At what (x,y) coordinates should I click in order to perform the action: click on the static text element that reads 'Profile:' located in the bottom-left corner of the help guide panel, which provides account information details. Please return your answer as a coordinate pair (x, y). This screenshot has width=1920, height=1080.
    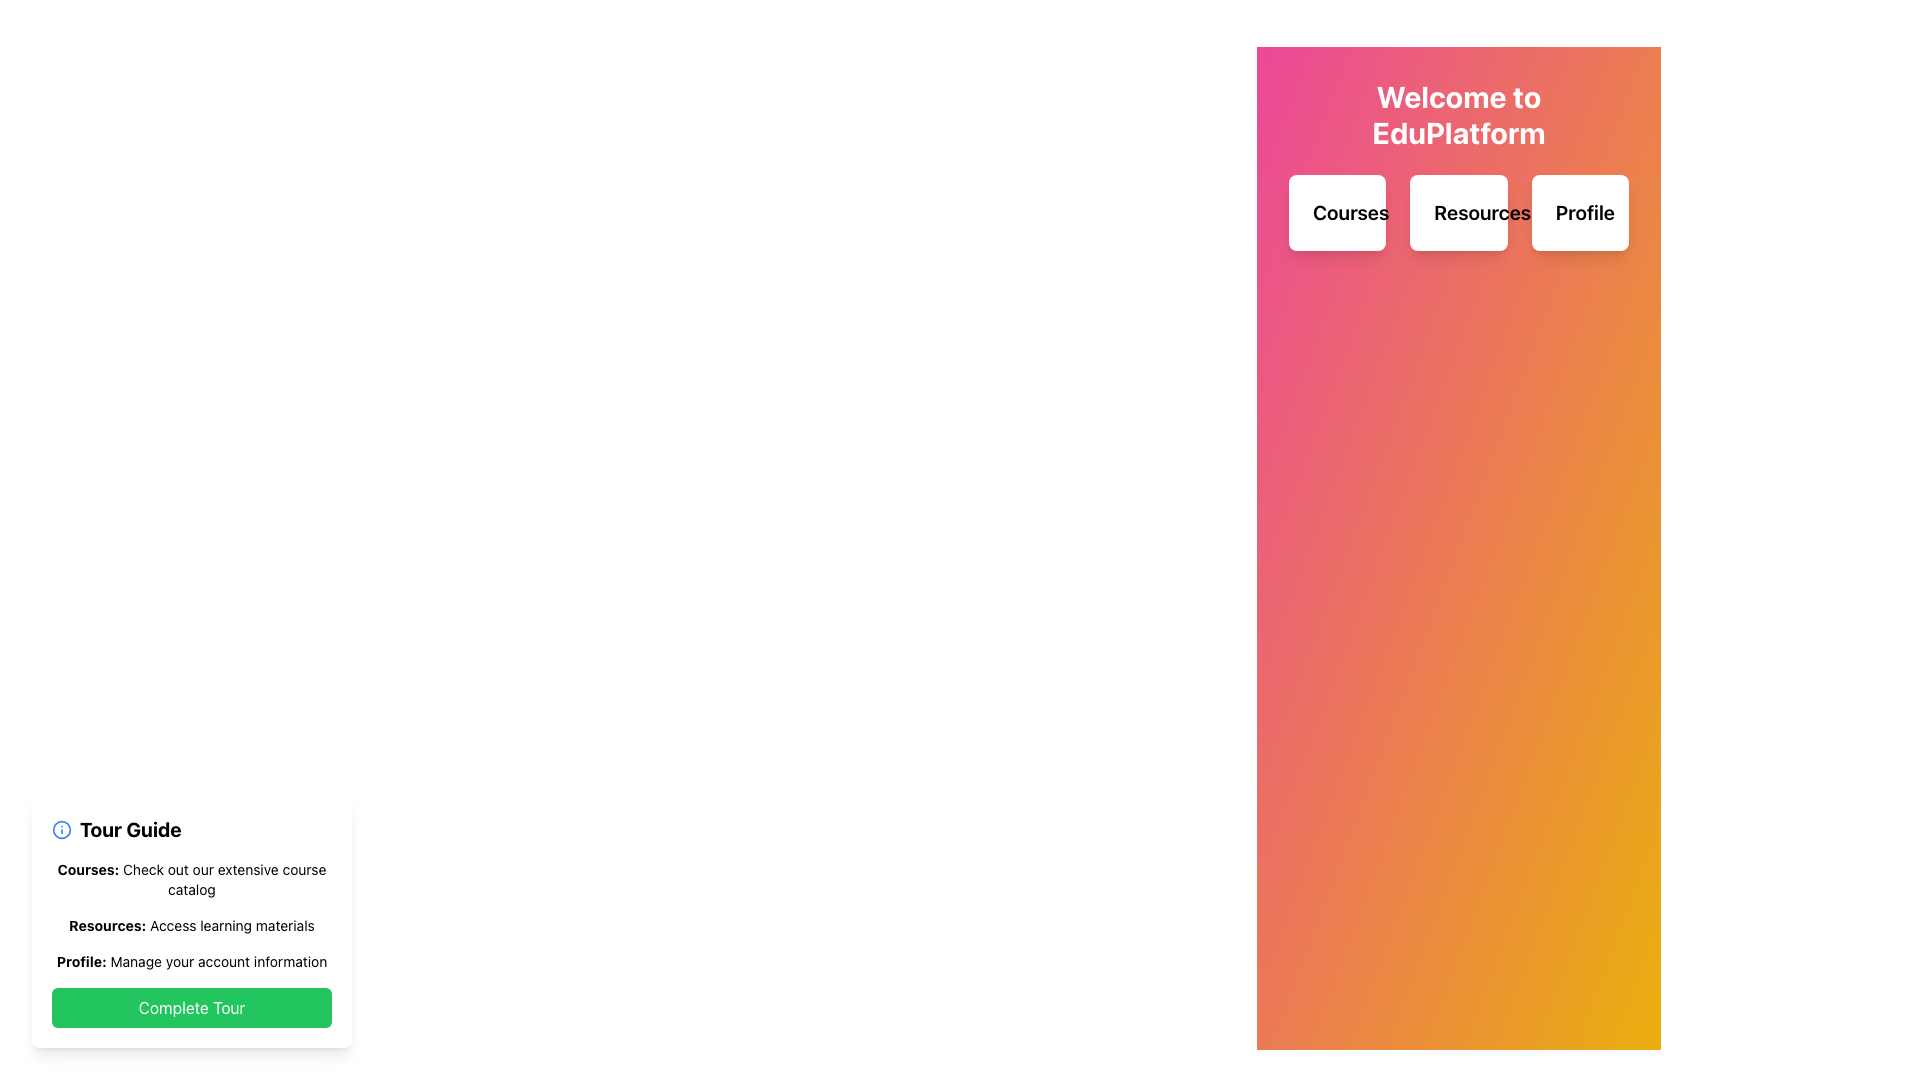
    Looking at the image, I should click on (80, 960).